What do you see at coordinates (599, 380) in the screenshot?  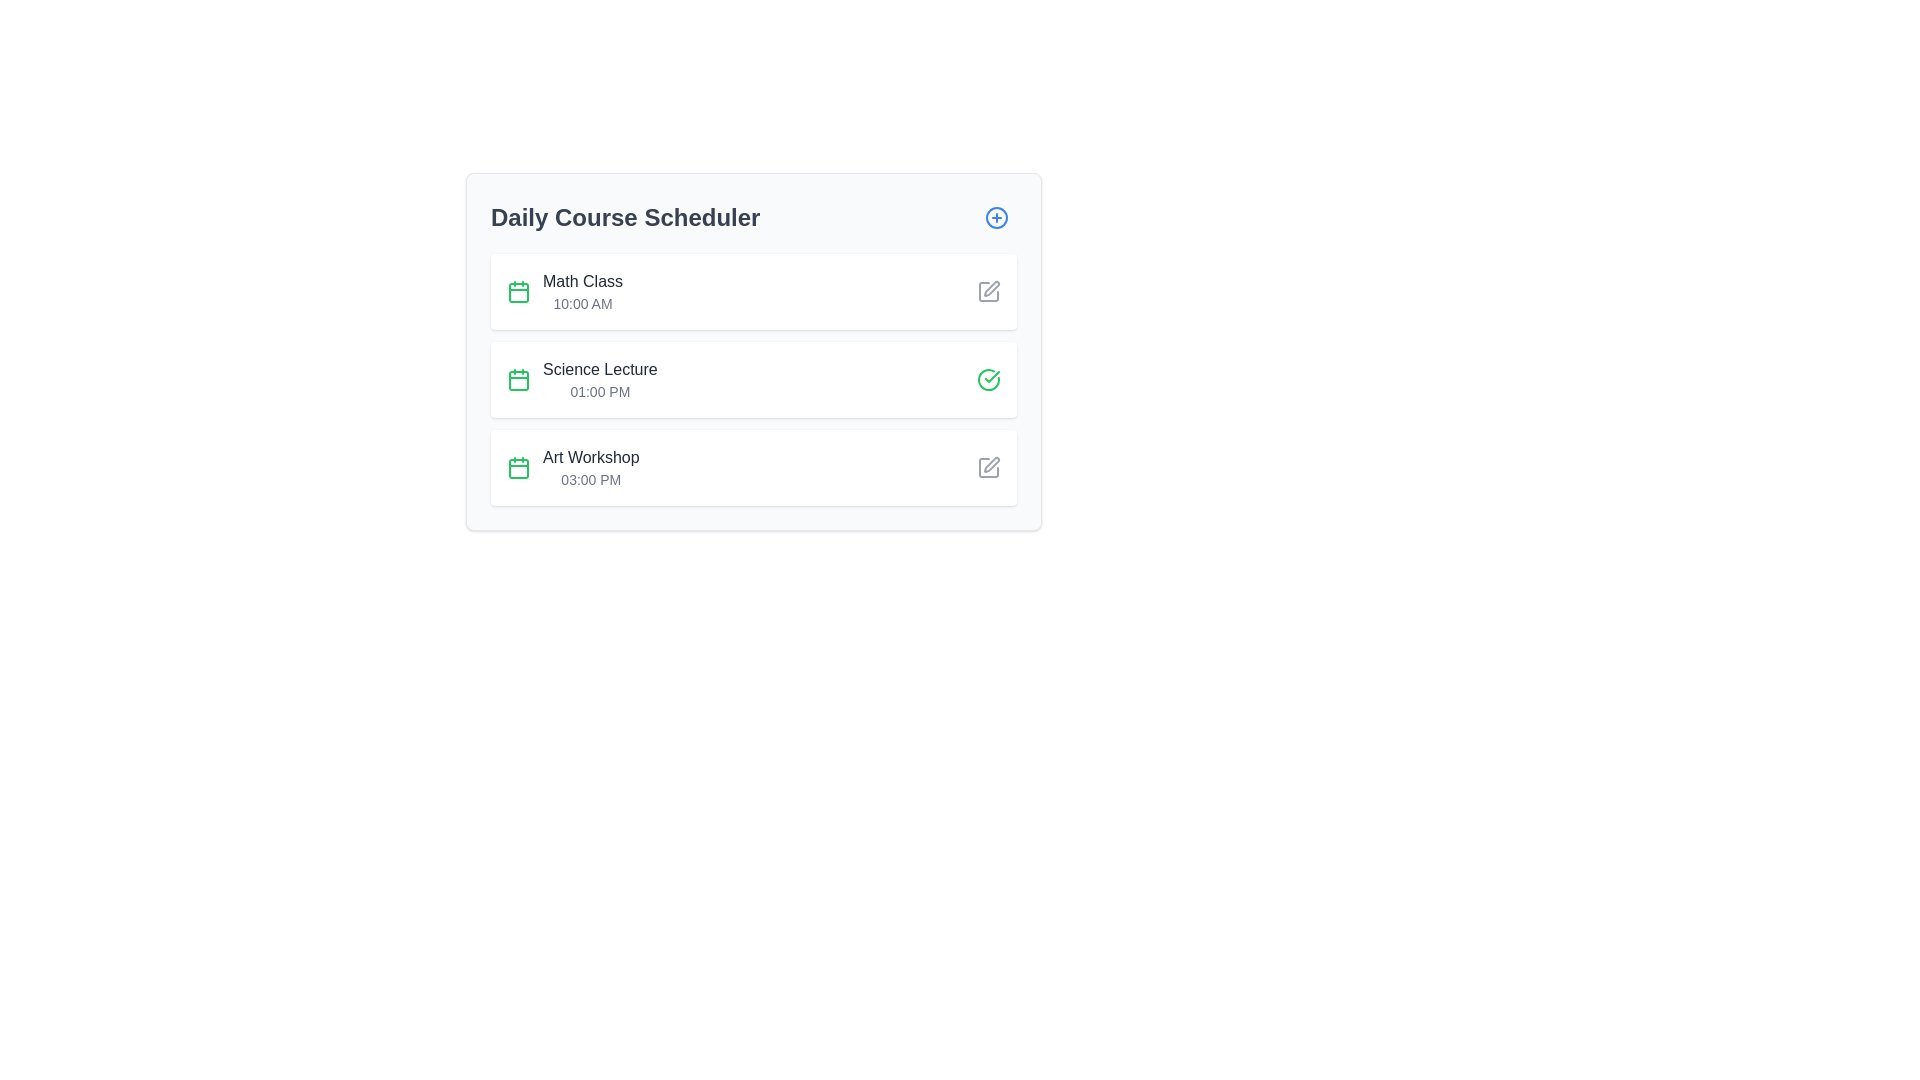 I see `the text label displaying the title 'Science Lecture' which indicates a scheduled event in the 'Daily Course Scheduler' list` at bounding box center [599, 380].